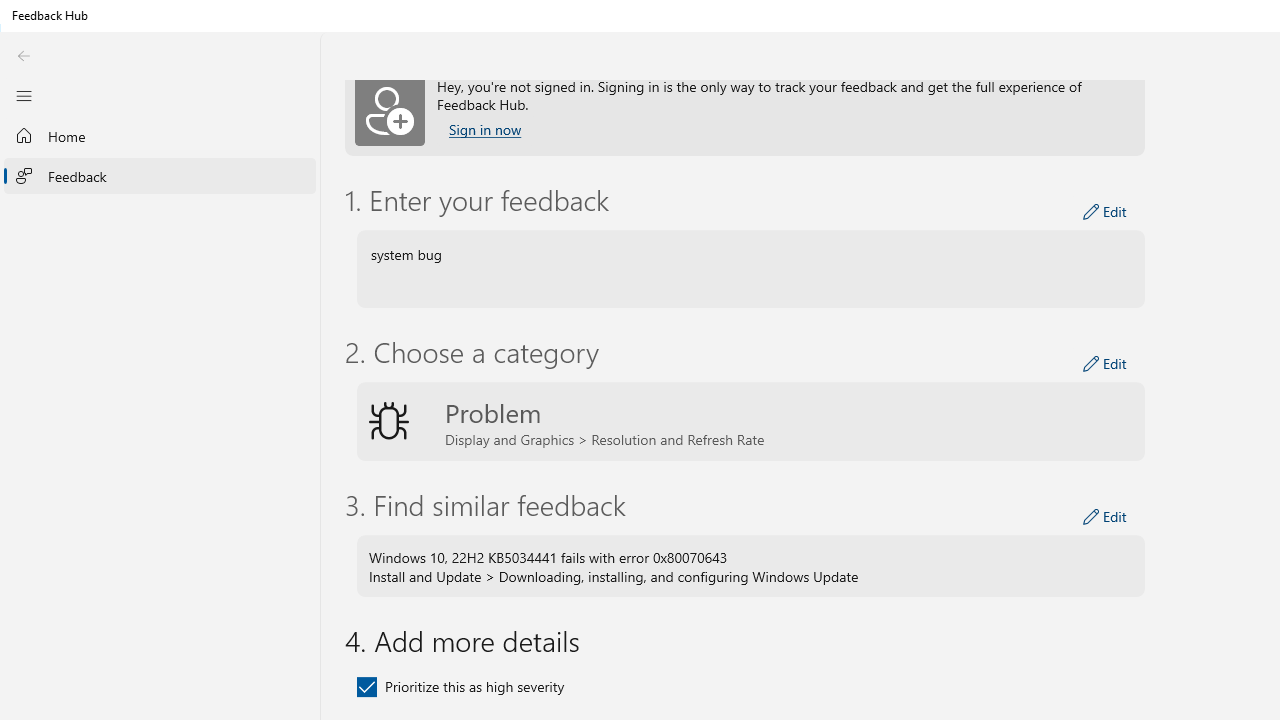 The width and height of the screenshot is (1280, 720). What do you see at coordinates (1104, 212) in the screenshot?
I see `'Edit your feedback details'` at bounding box center [1104, 212].